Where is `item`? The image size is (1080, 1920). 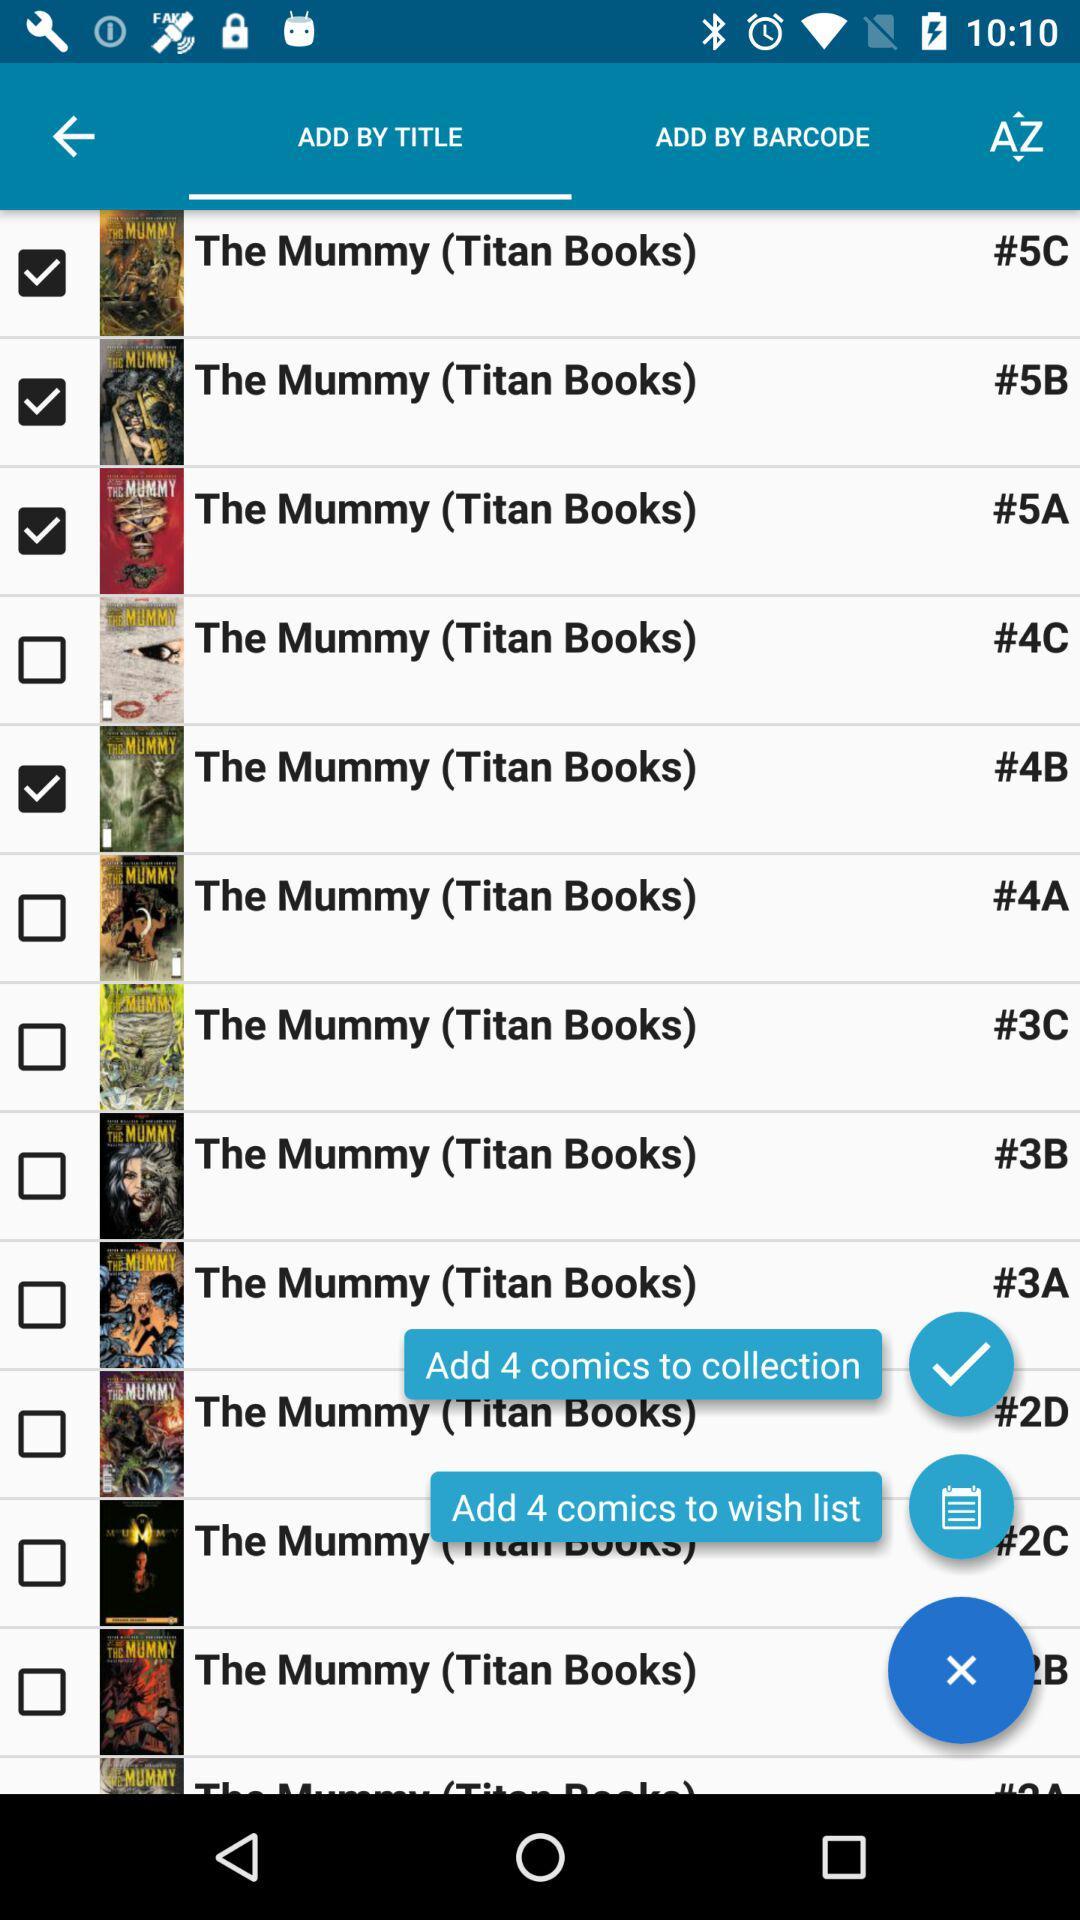 item is located at coordinates (140, 1305).